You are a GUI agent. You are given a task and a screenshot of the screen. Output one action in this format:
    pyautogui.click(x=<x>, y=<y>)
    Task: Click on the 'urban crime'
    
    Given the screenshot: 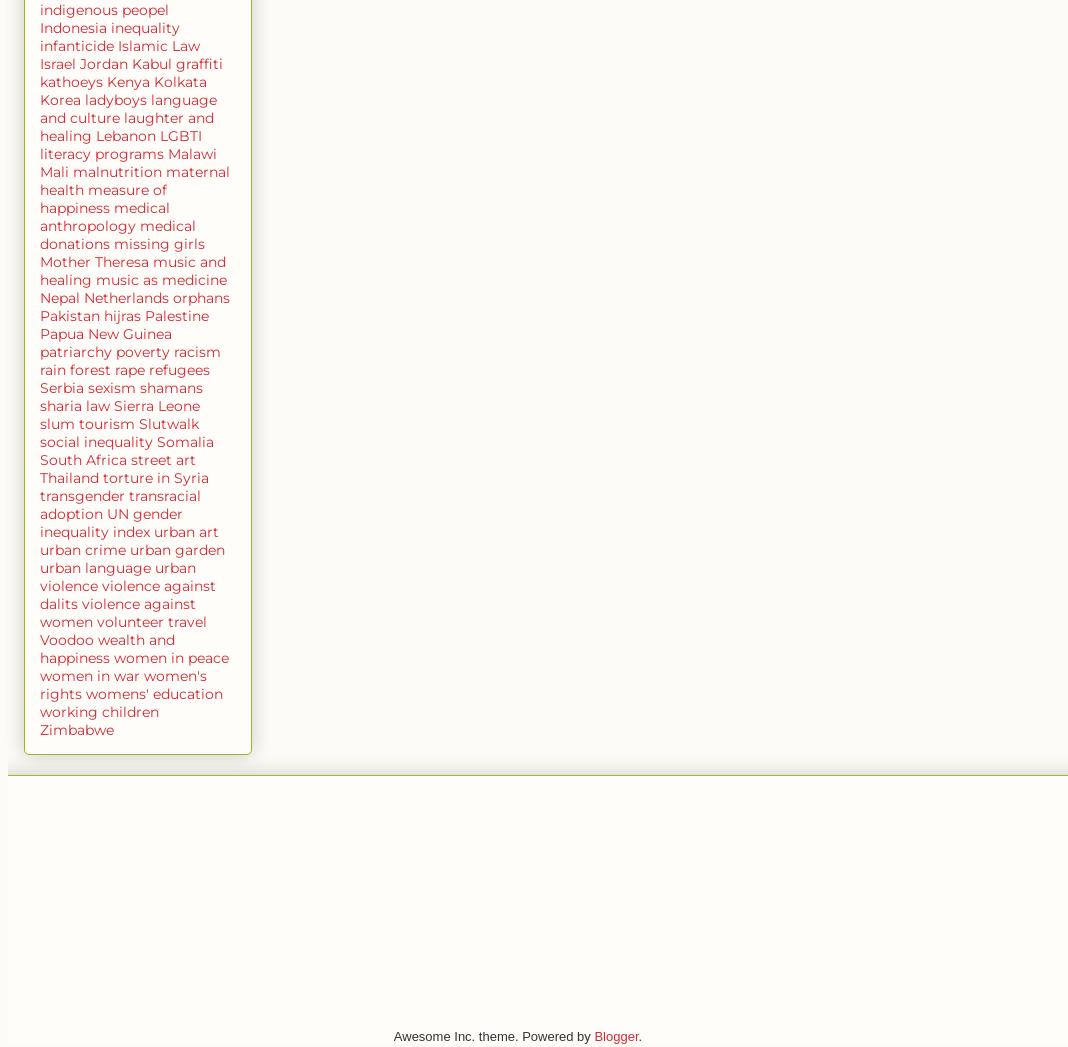 What is the action you would take?
    pyautogui.click(x=81, y=549)
    